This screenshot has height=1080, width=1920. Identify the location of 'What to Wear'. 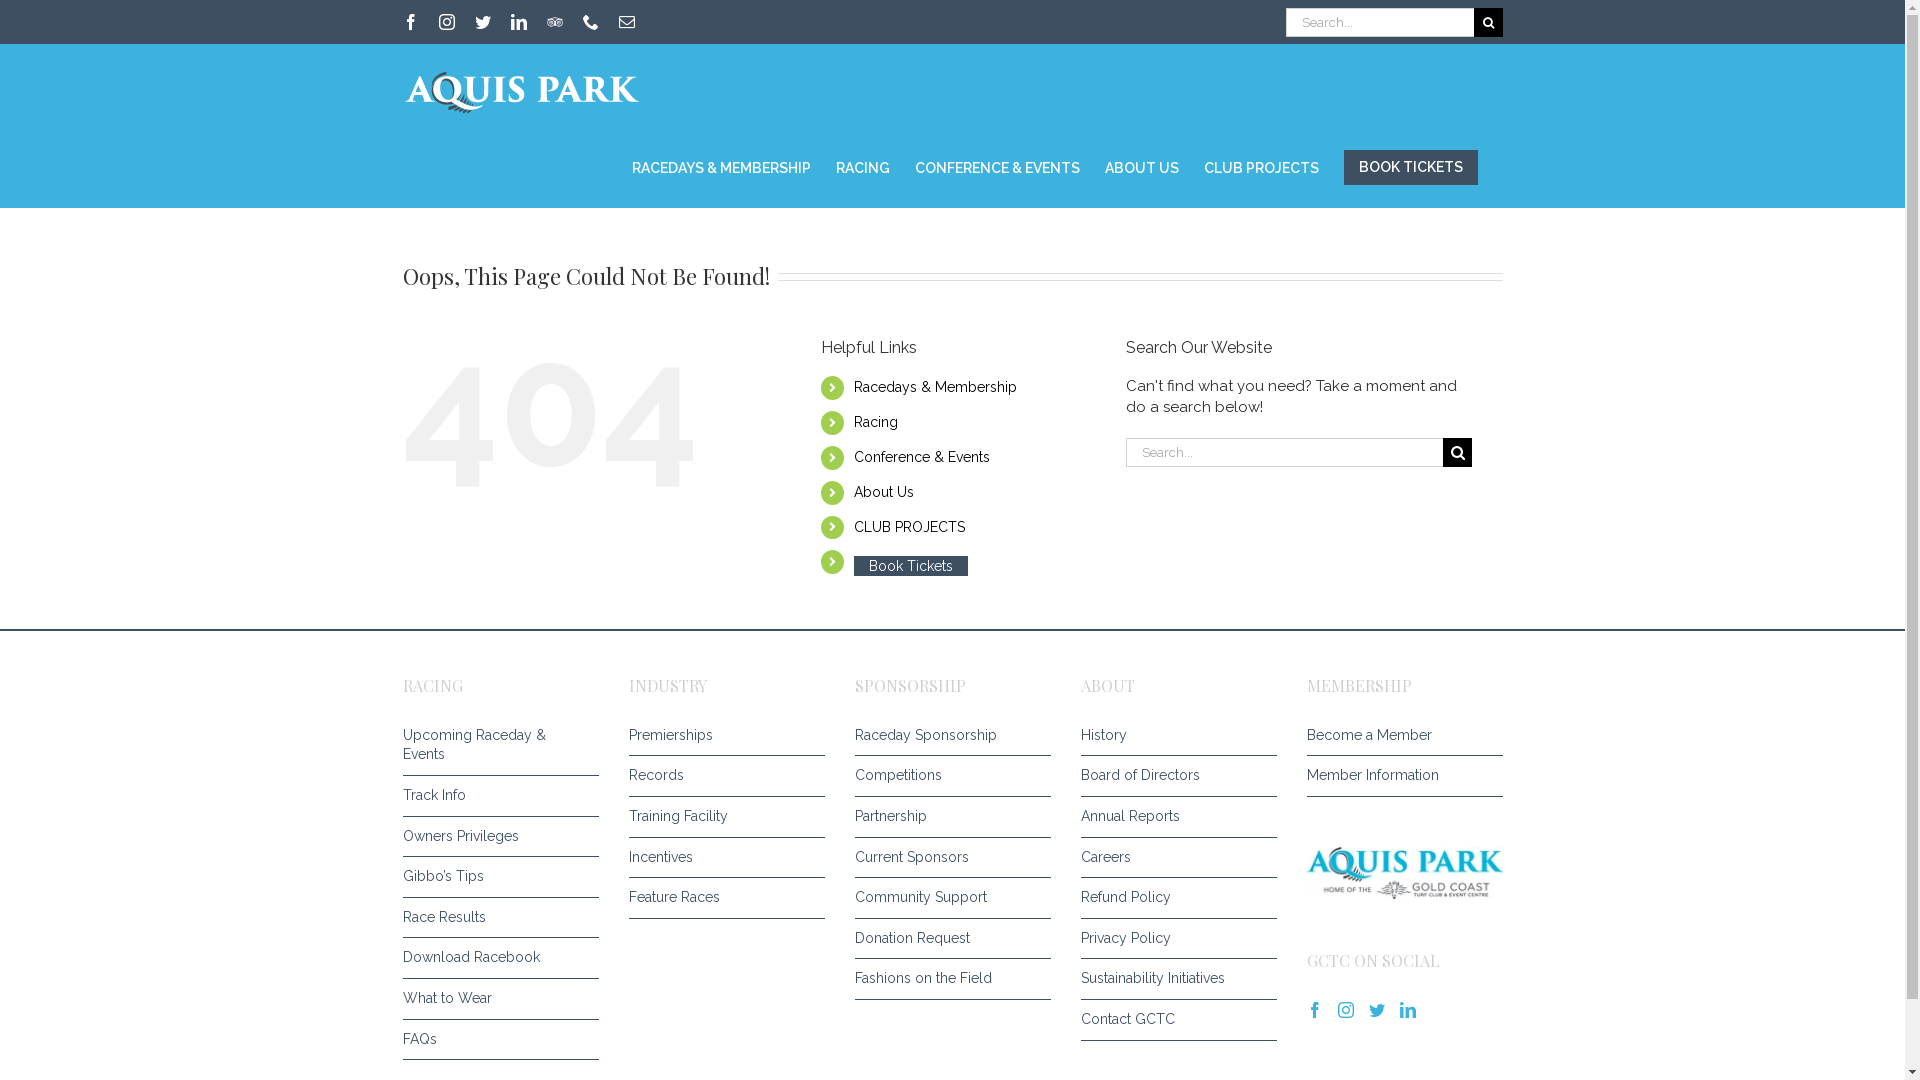
(401, 999).